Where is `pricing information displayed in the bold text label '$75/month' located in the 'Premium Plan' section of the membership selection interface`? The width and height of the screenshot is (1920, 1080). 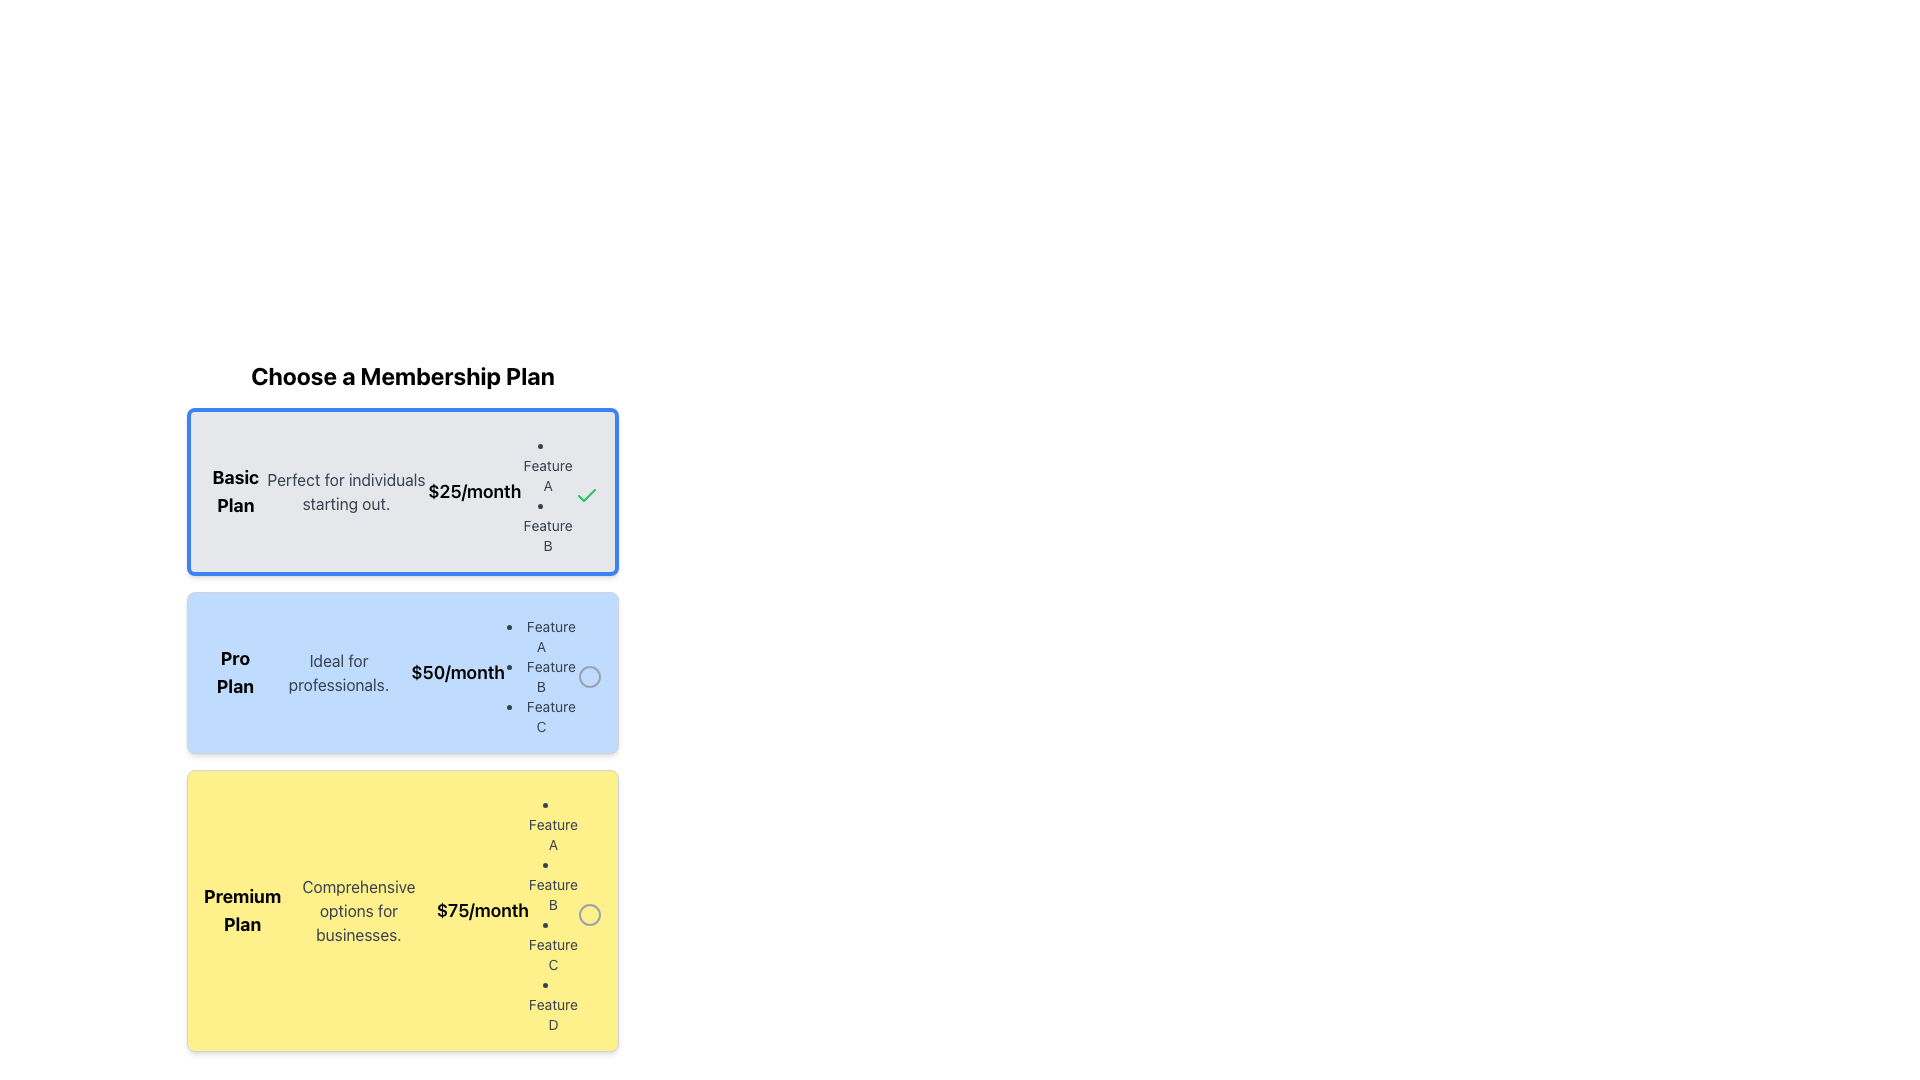
pricing information displayed in the bold text label '$75/month' located in the 'Premium Plan' section of the membership selection interface is located at coordinates (482, 910).